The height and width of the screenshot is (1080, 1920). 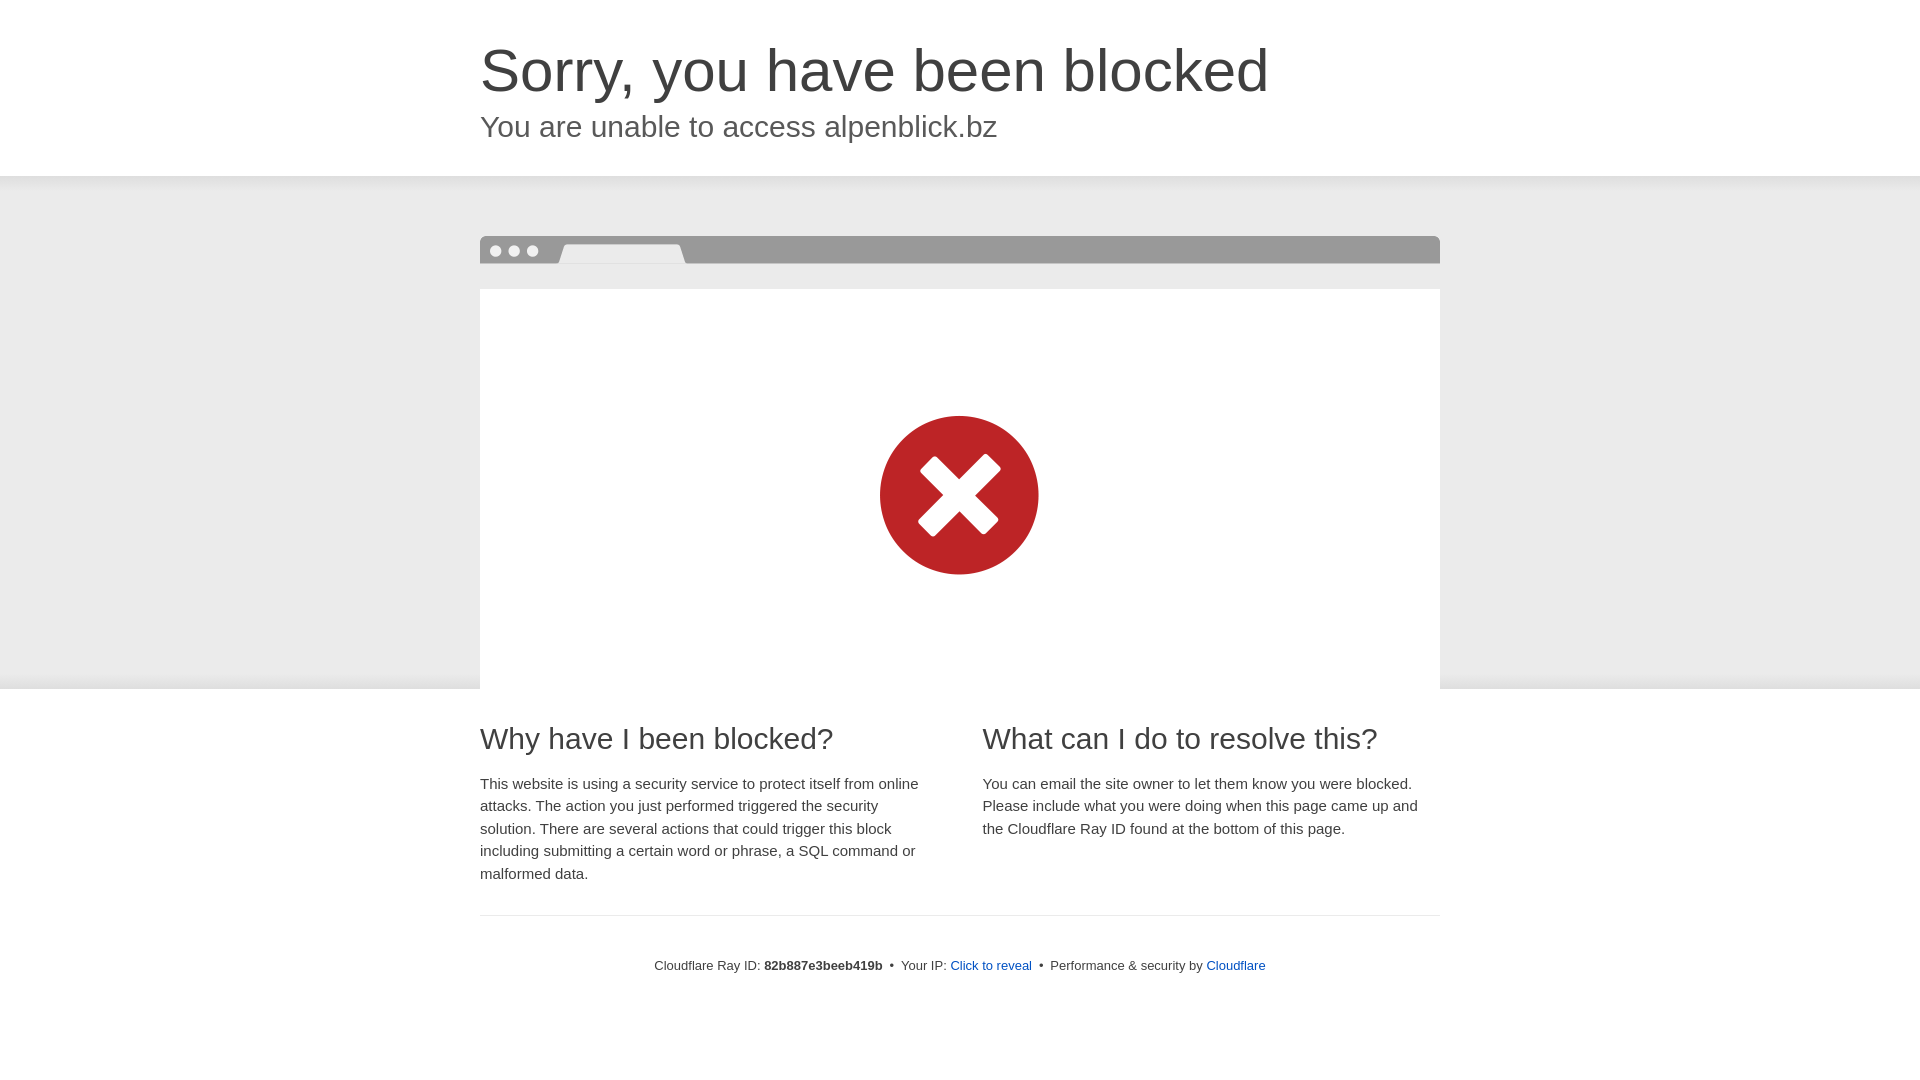 What do you see at coordinates (1204, 964) in the screenshot?
I see `'Cloudflare'` at bounding box center [1204, 964].